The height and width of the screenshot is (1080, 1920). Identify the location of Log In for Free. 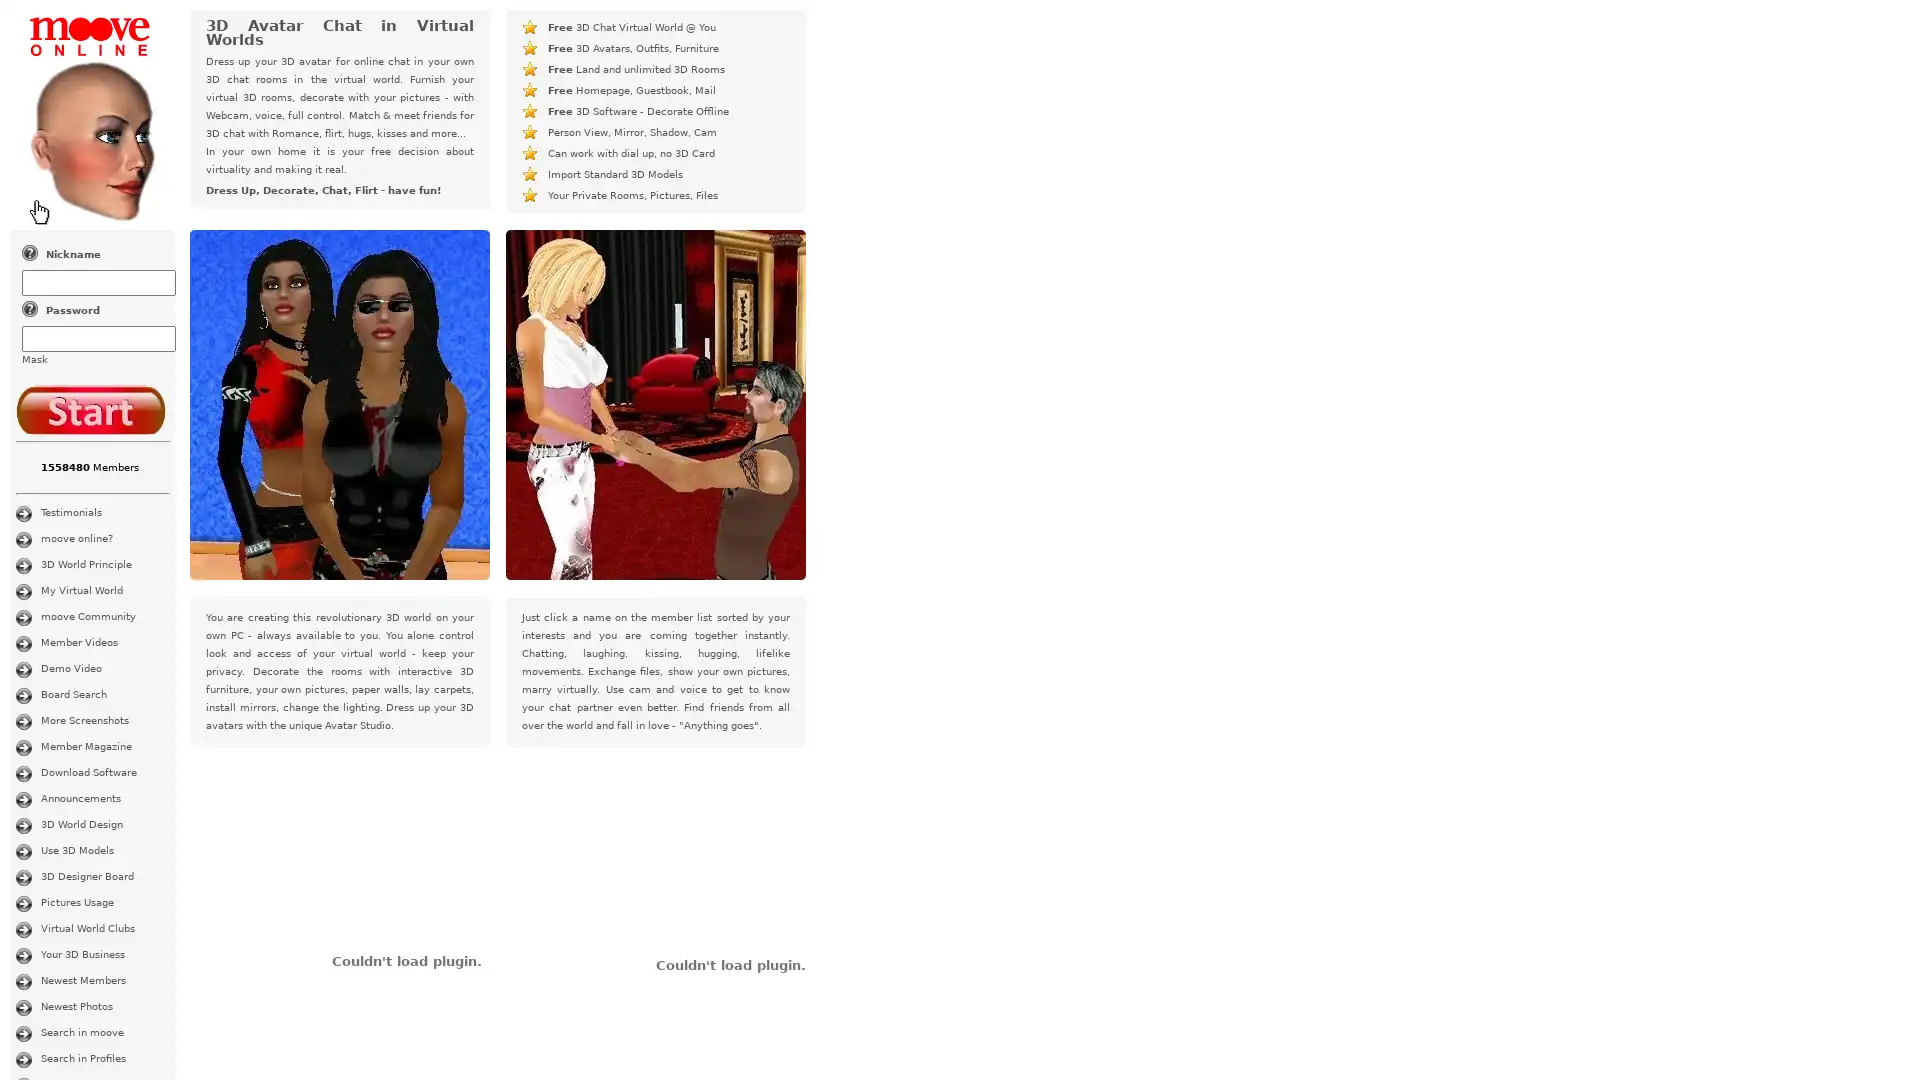
(90, 408).